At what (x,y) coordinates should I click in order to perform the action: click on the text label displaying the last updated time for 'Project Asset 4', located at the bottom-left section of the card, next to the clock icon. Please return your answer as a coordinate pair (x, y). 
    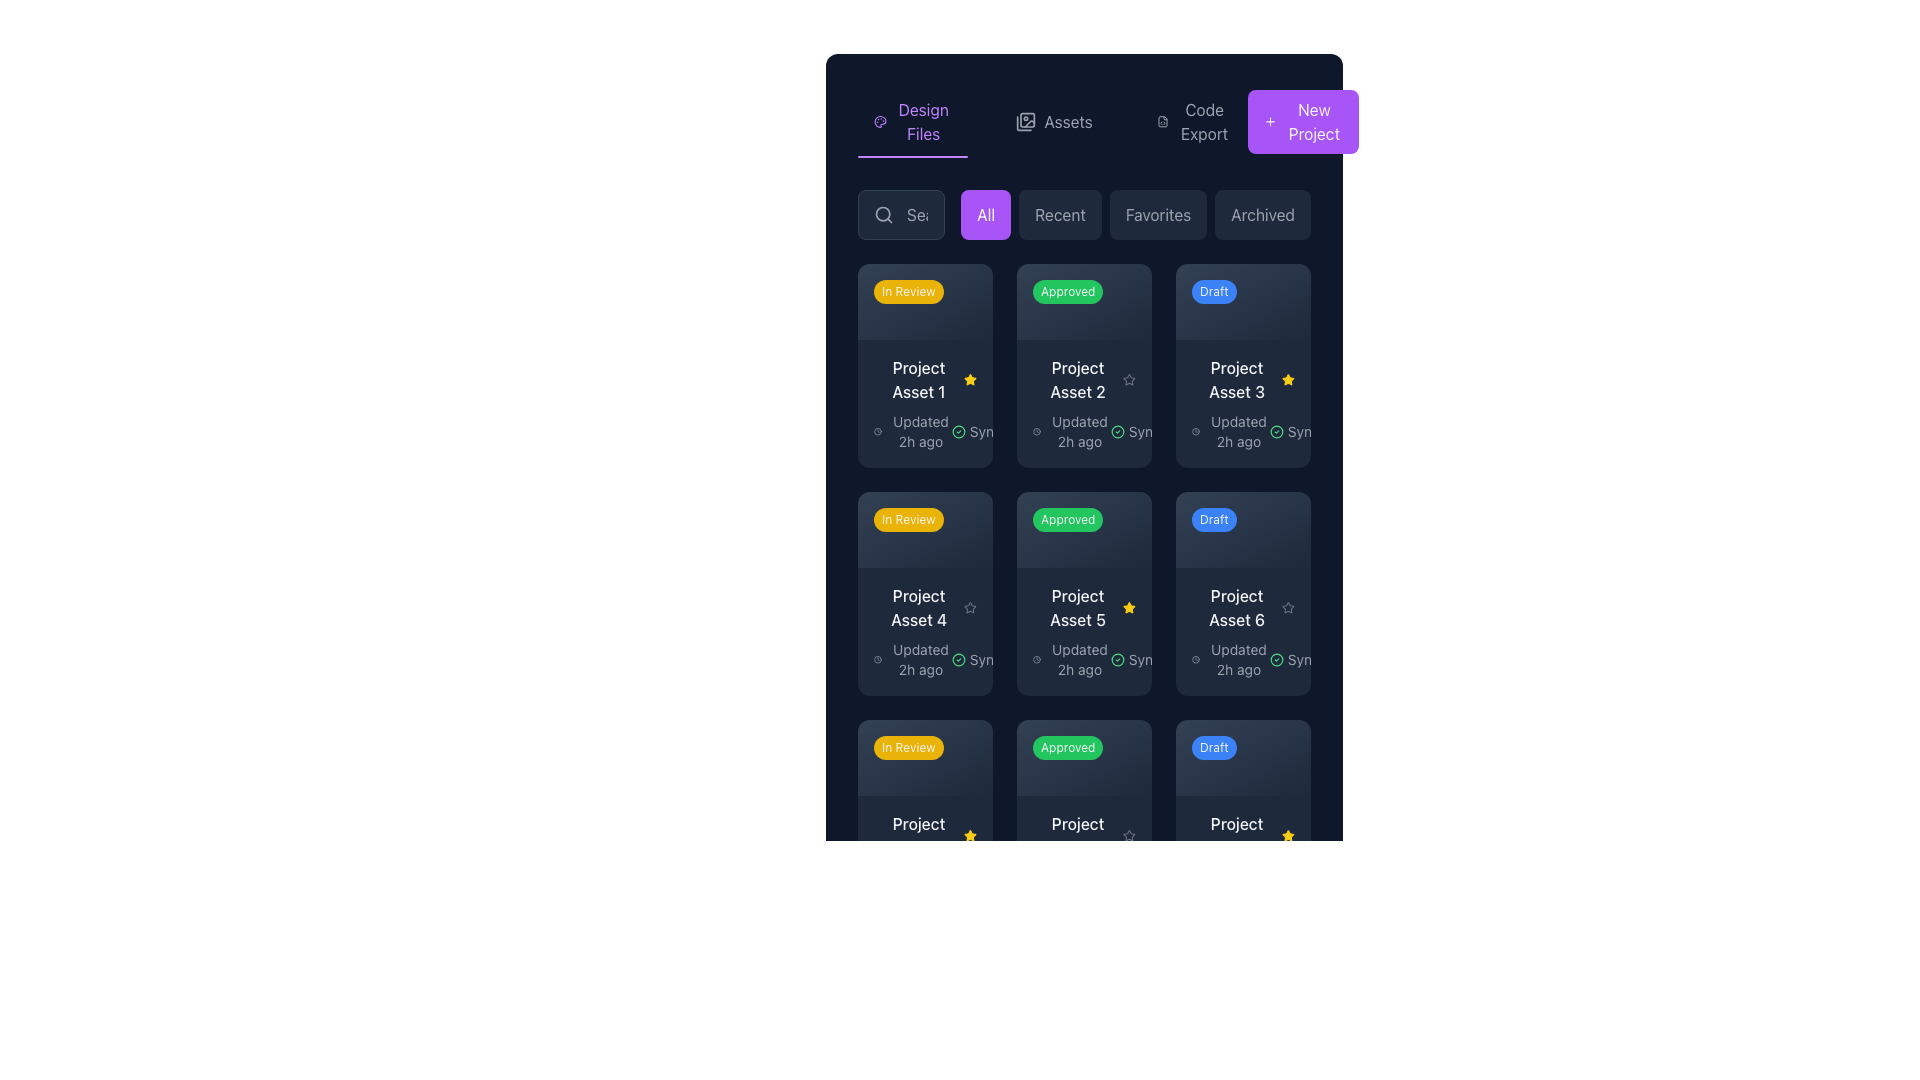
    Looking at the image, I should click on (920, 659).